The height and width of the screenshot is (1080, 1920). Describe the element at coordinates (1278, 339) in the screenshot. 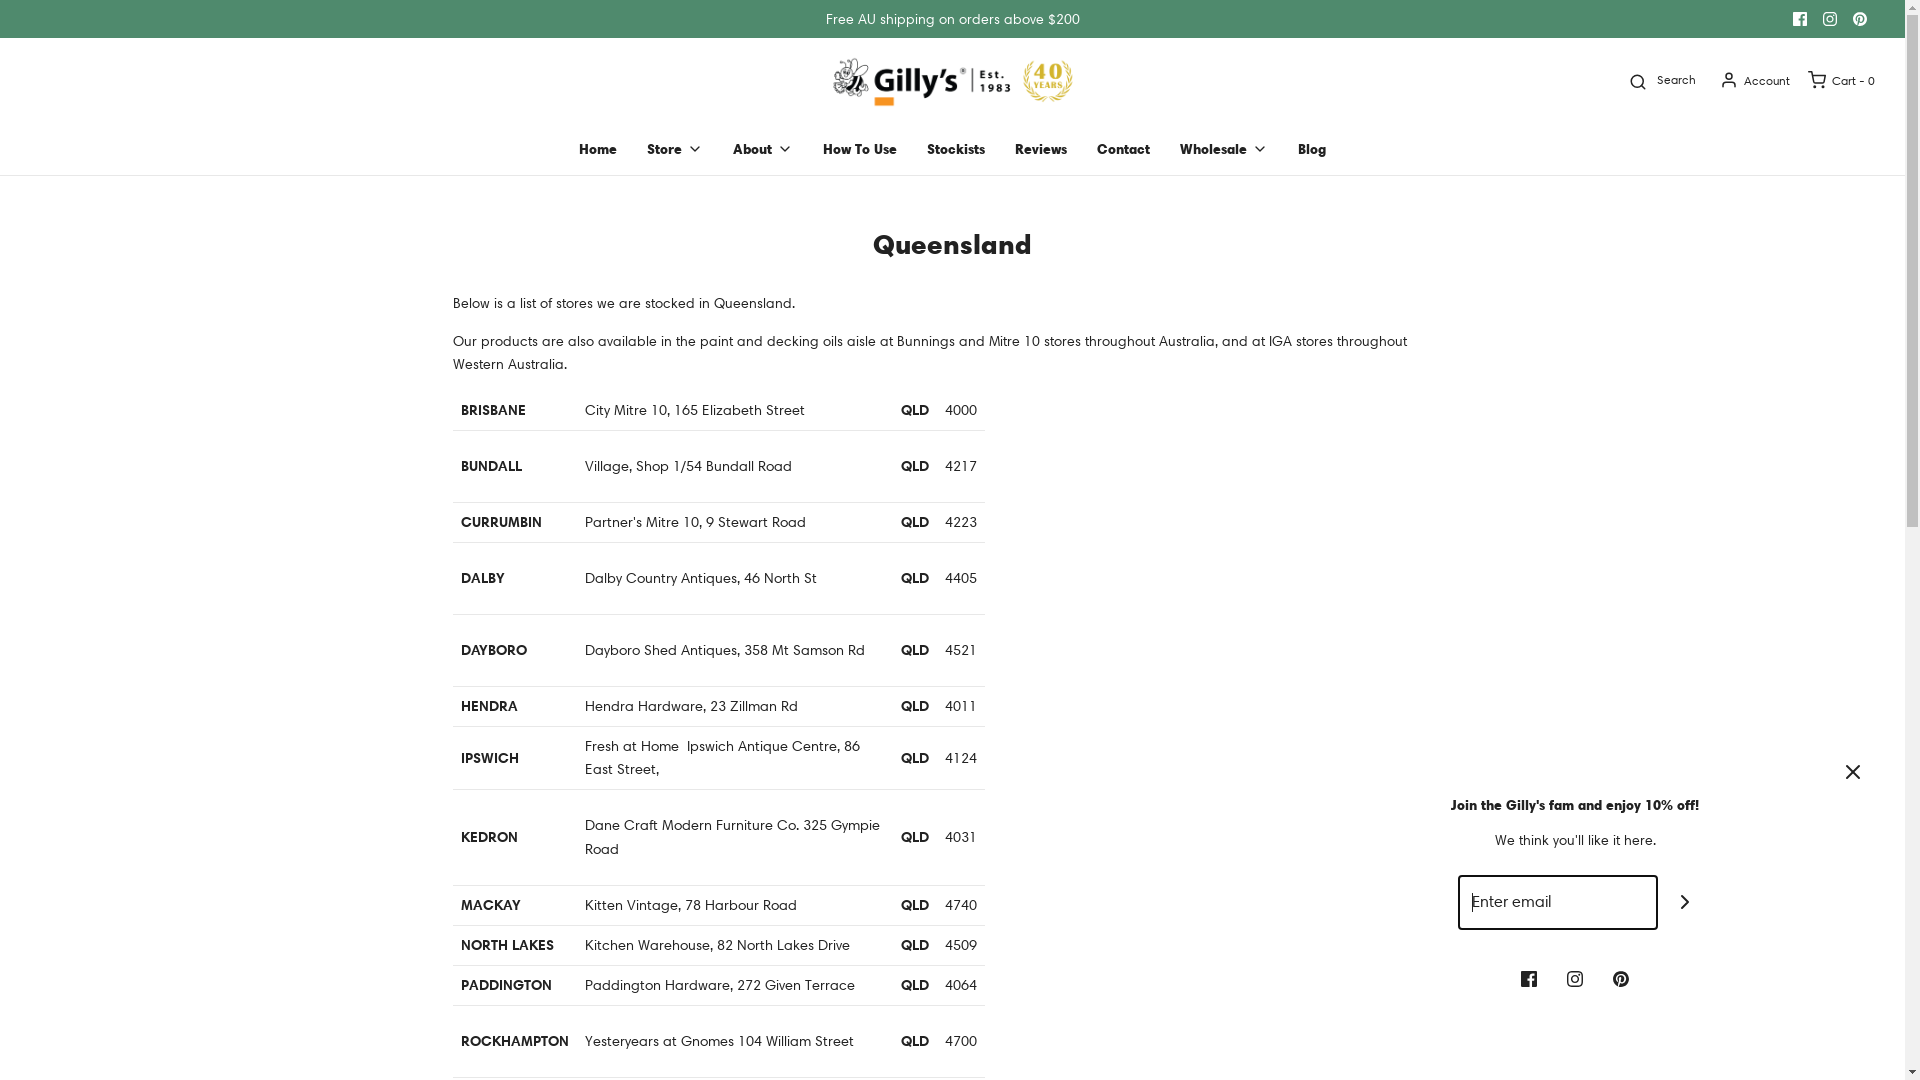

I see `'IGA'` at that location.